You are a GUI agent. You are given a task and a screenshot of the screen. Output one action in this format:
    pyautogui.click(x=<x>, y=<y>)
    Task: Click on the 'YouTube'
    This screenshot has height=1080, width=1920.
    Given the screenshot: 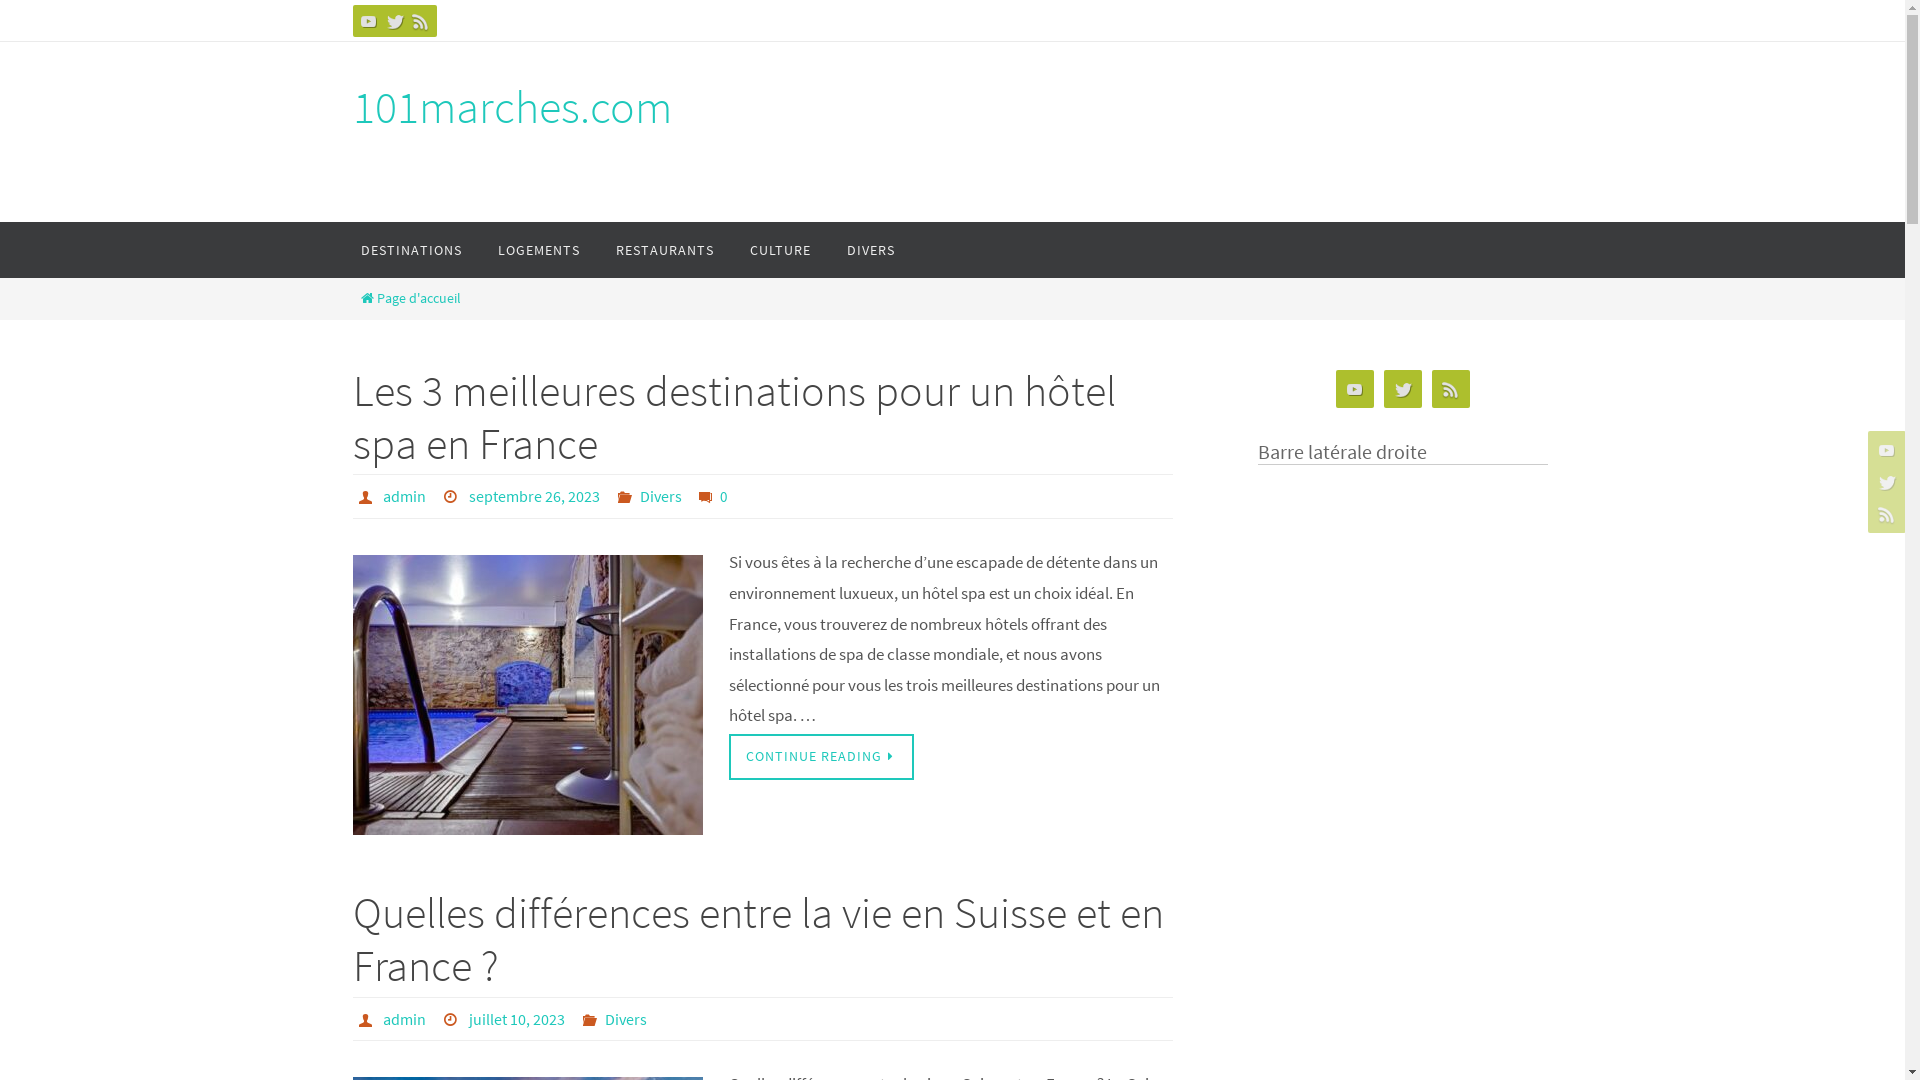 What is the action you would take?
    pyautogui.click(x=1882, y=450)
    